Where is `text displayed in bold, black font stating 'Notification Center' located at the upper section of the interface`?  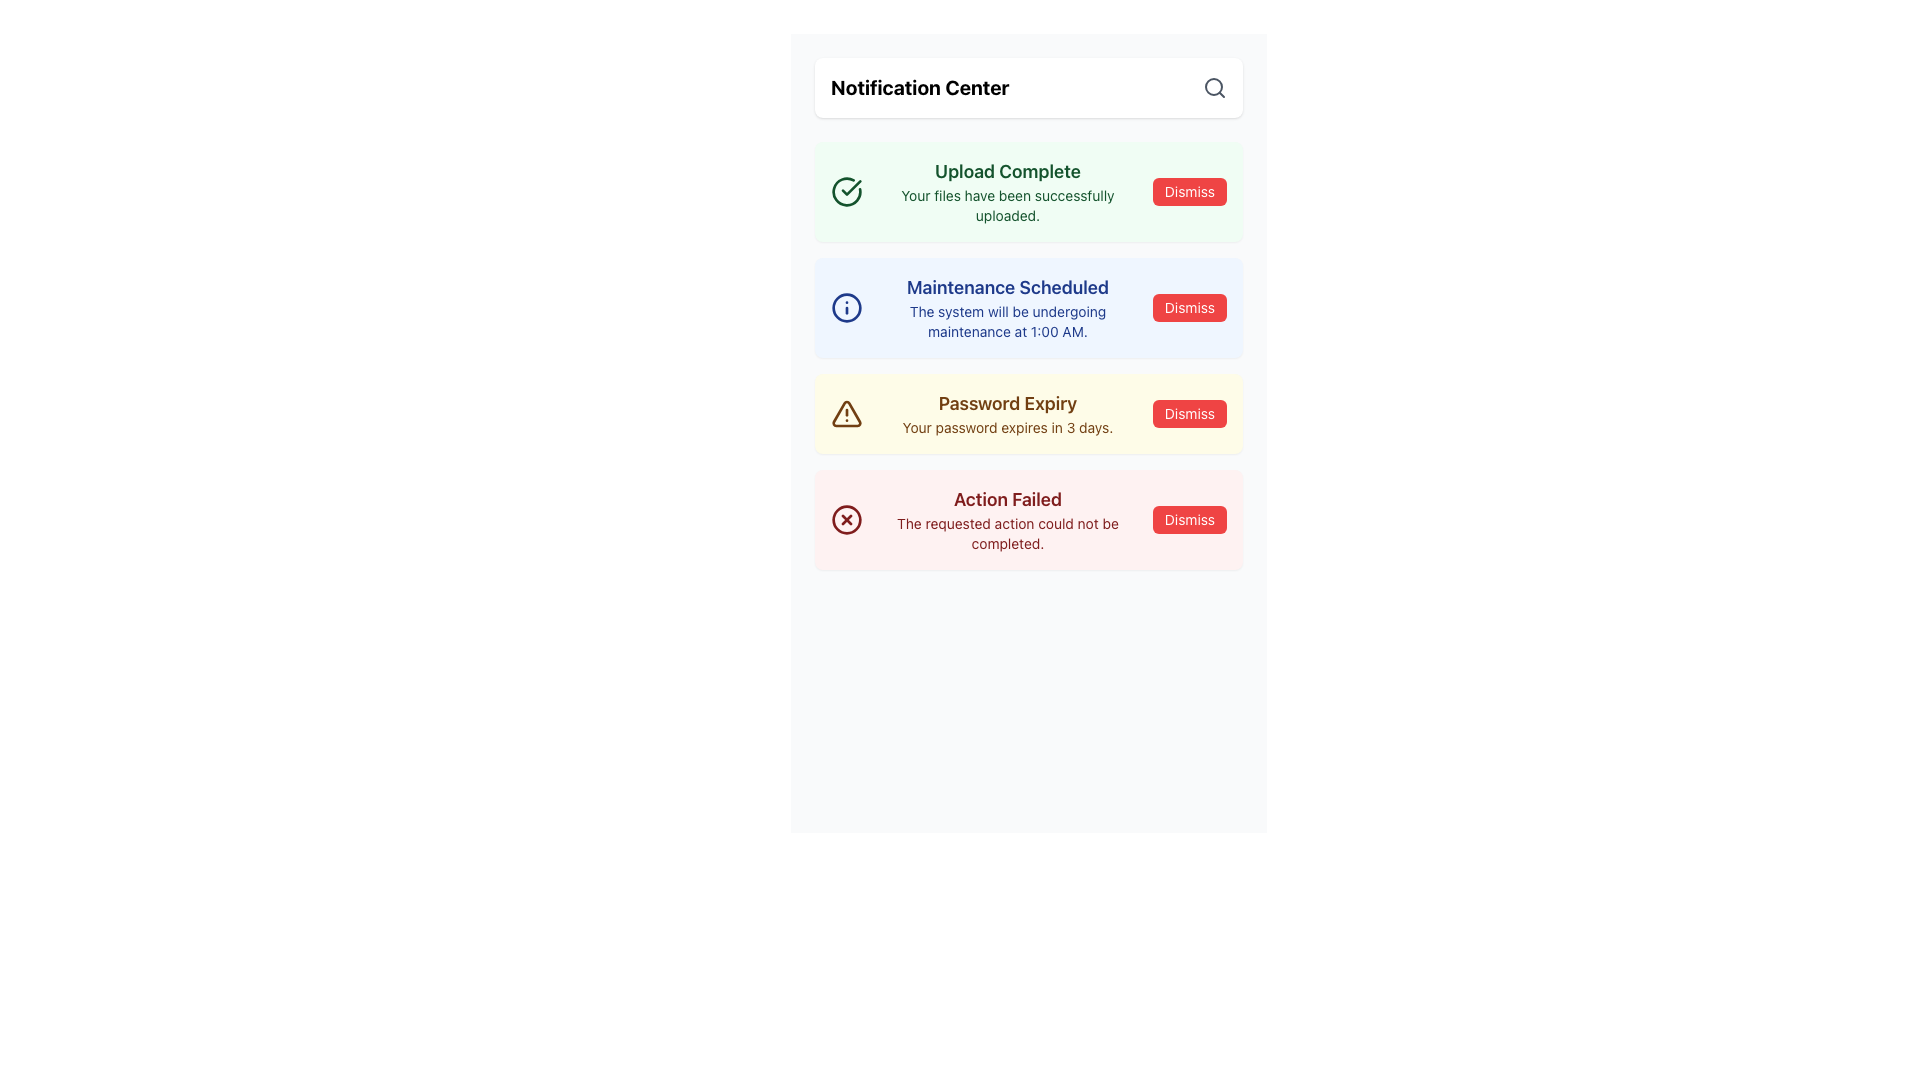 text displayed in bold, black font stating 'Notification Center' located at the upper section of the interface is located at coordinates (919, 87).